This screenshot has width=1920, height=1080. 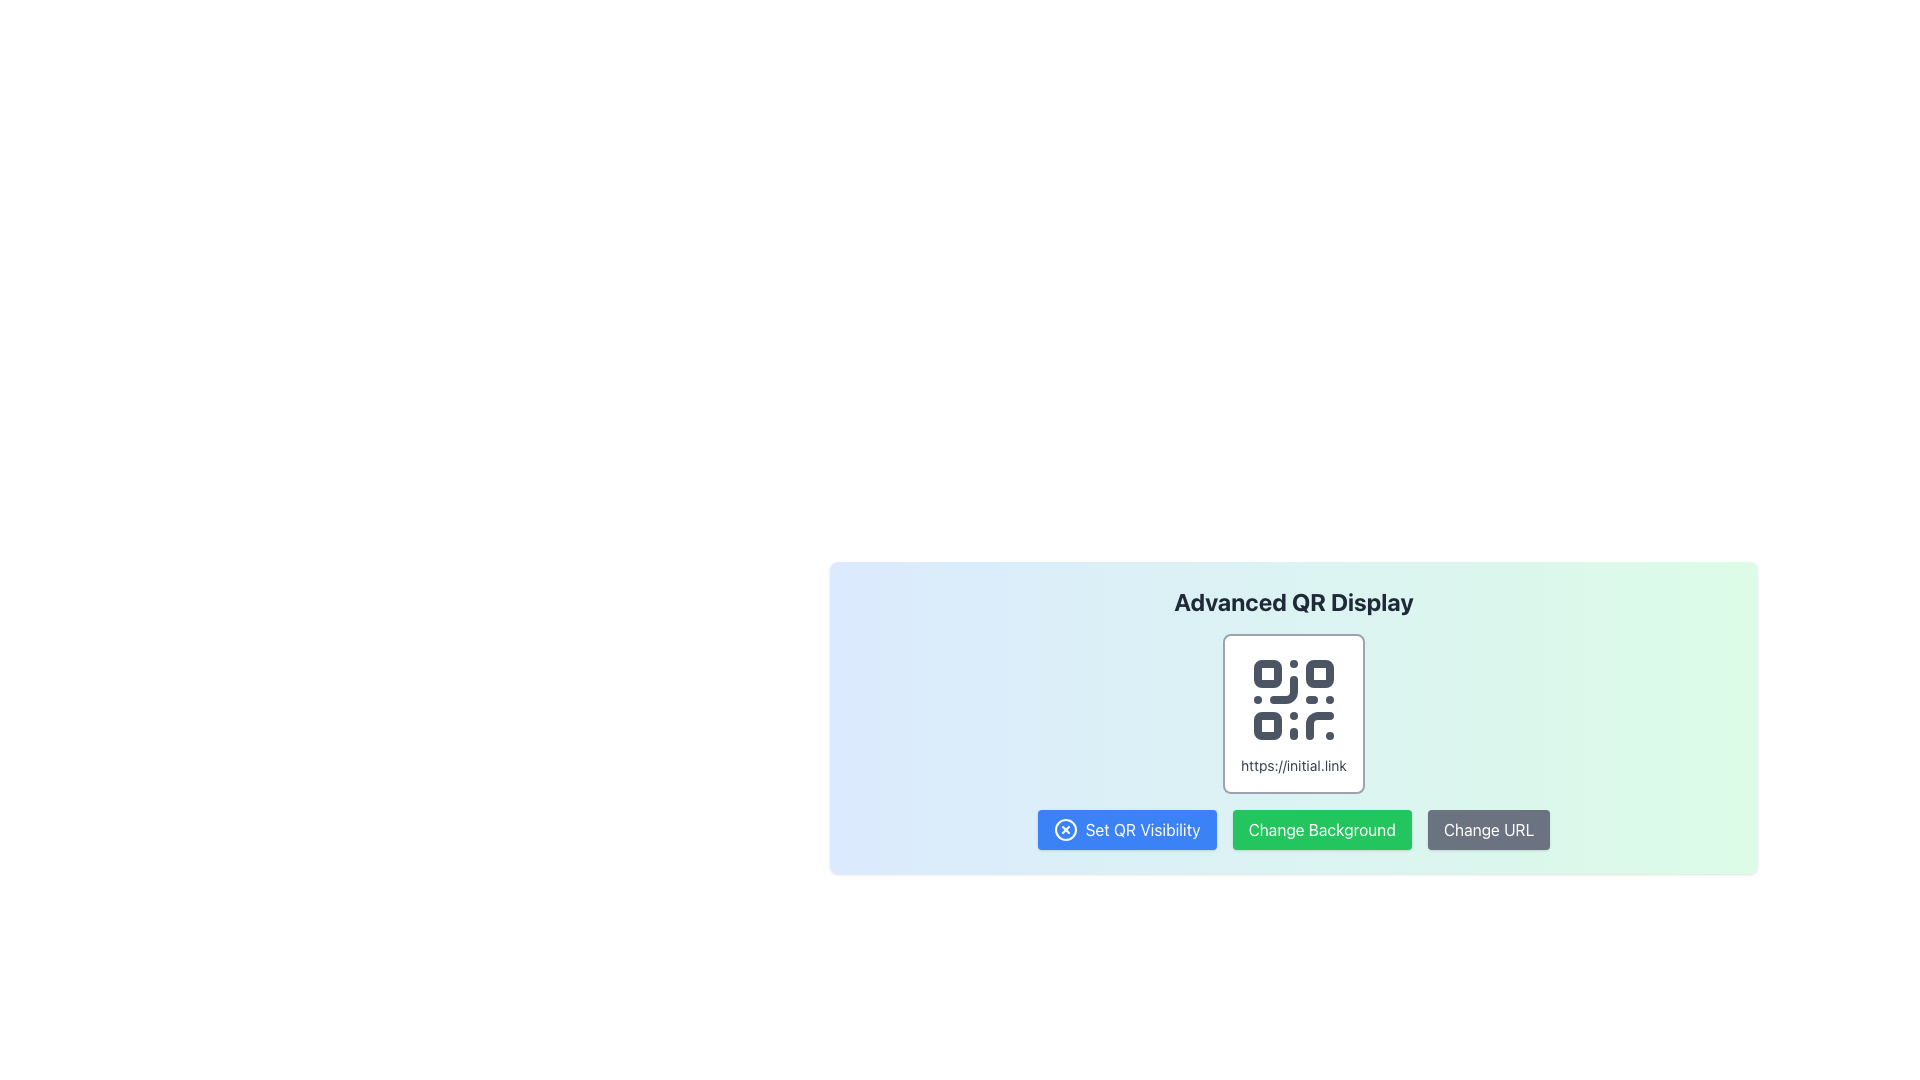 What do you see at coordinates (1266, 725) in the screenshot?
I see `the small square element with rounded corners located in the bottom-left part of the QR code in the center of the interface` at bounding box center [1266, 725].